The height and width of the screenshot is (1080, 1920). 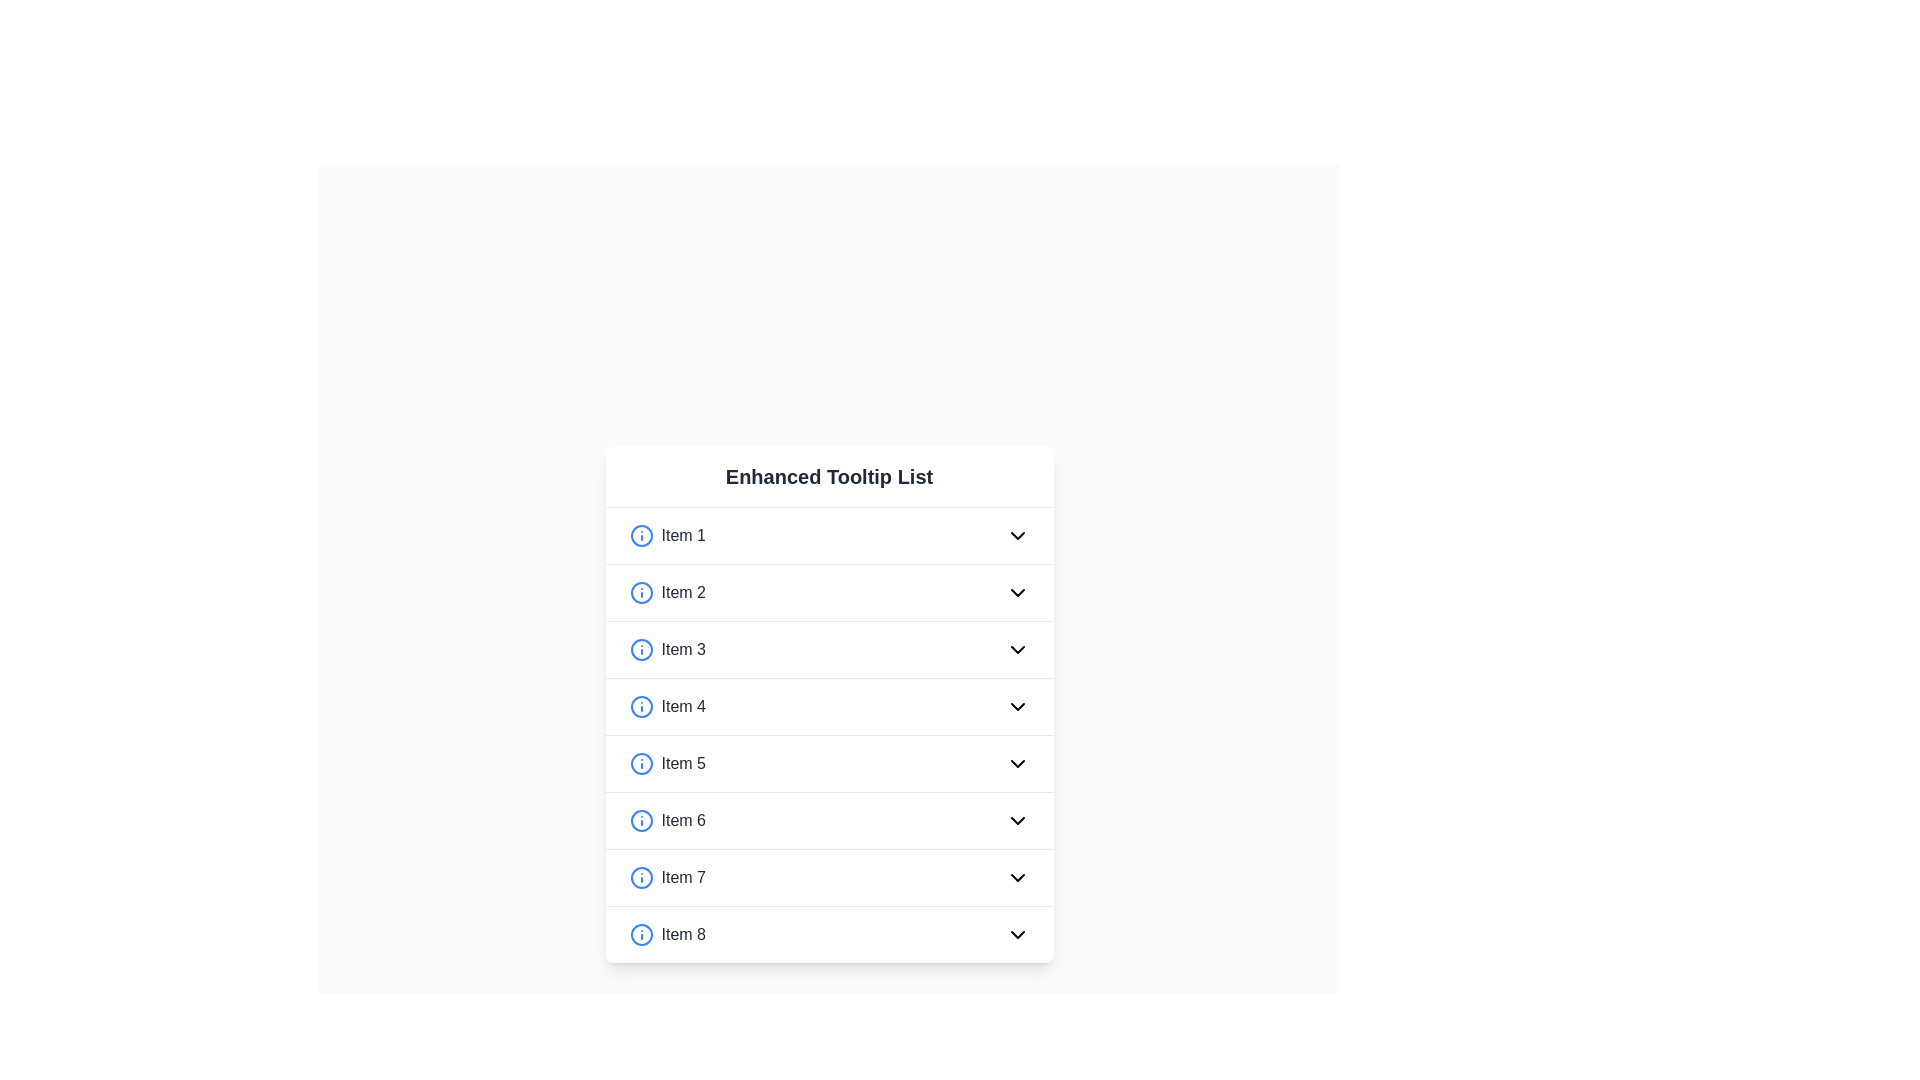 I want to click on the second list item in the 'Enhanced Tooltip List', so click(x=829, y=592).